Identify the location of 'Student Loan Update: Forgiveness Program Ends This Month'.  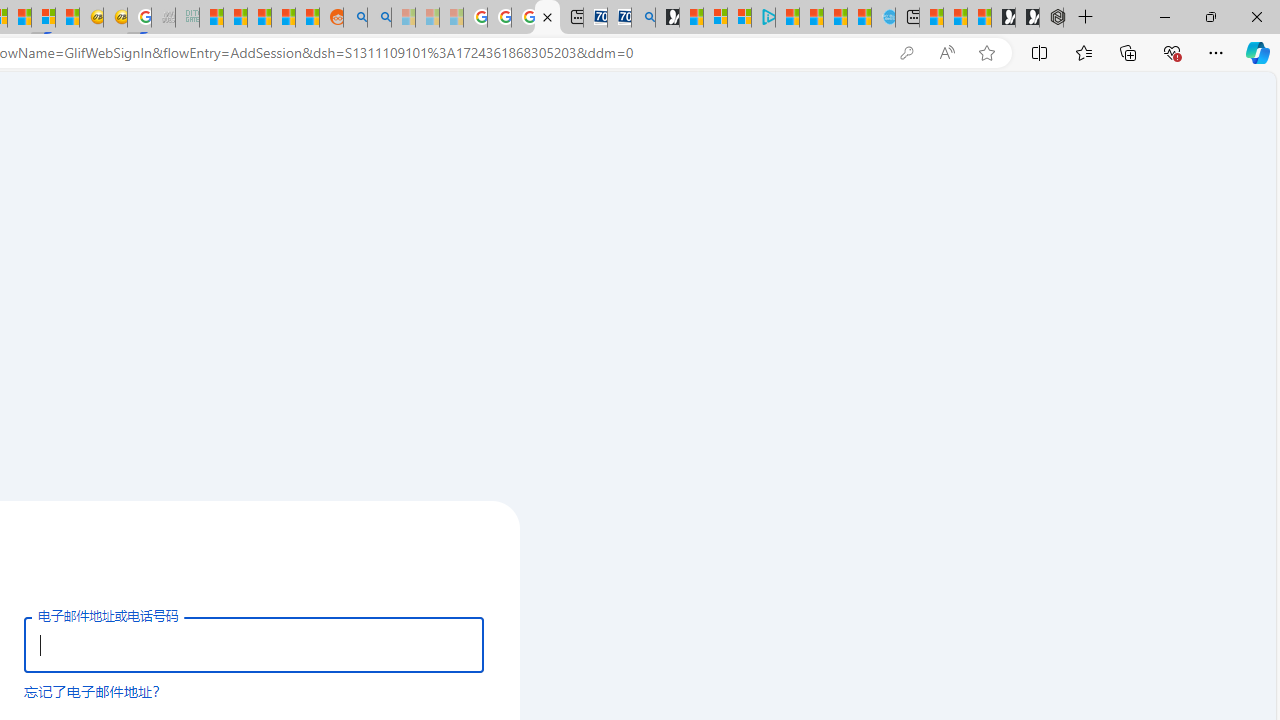
(282, 17).